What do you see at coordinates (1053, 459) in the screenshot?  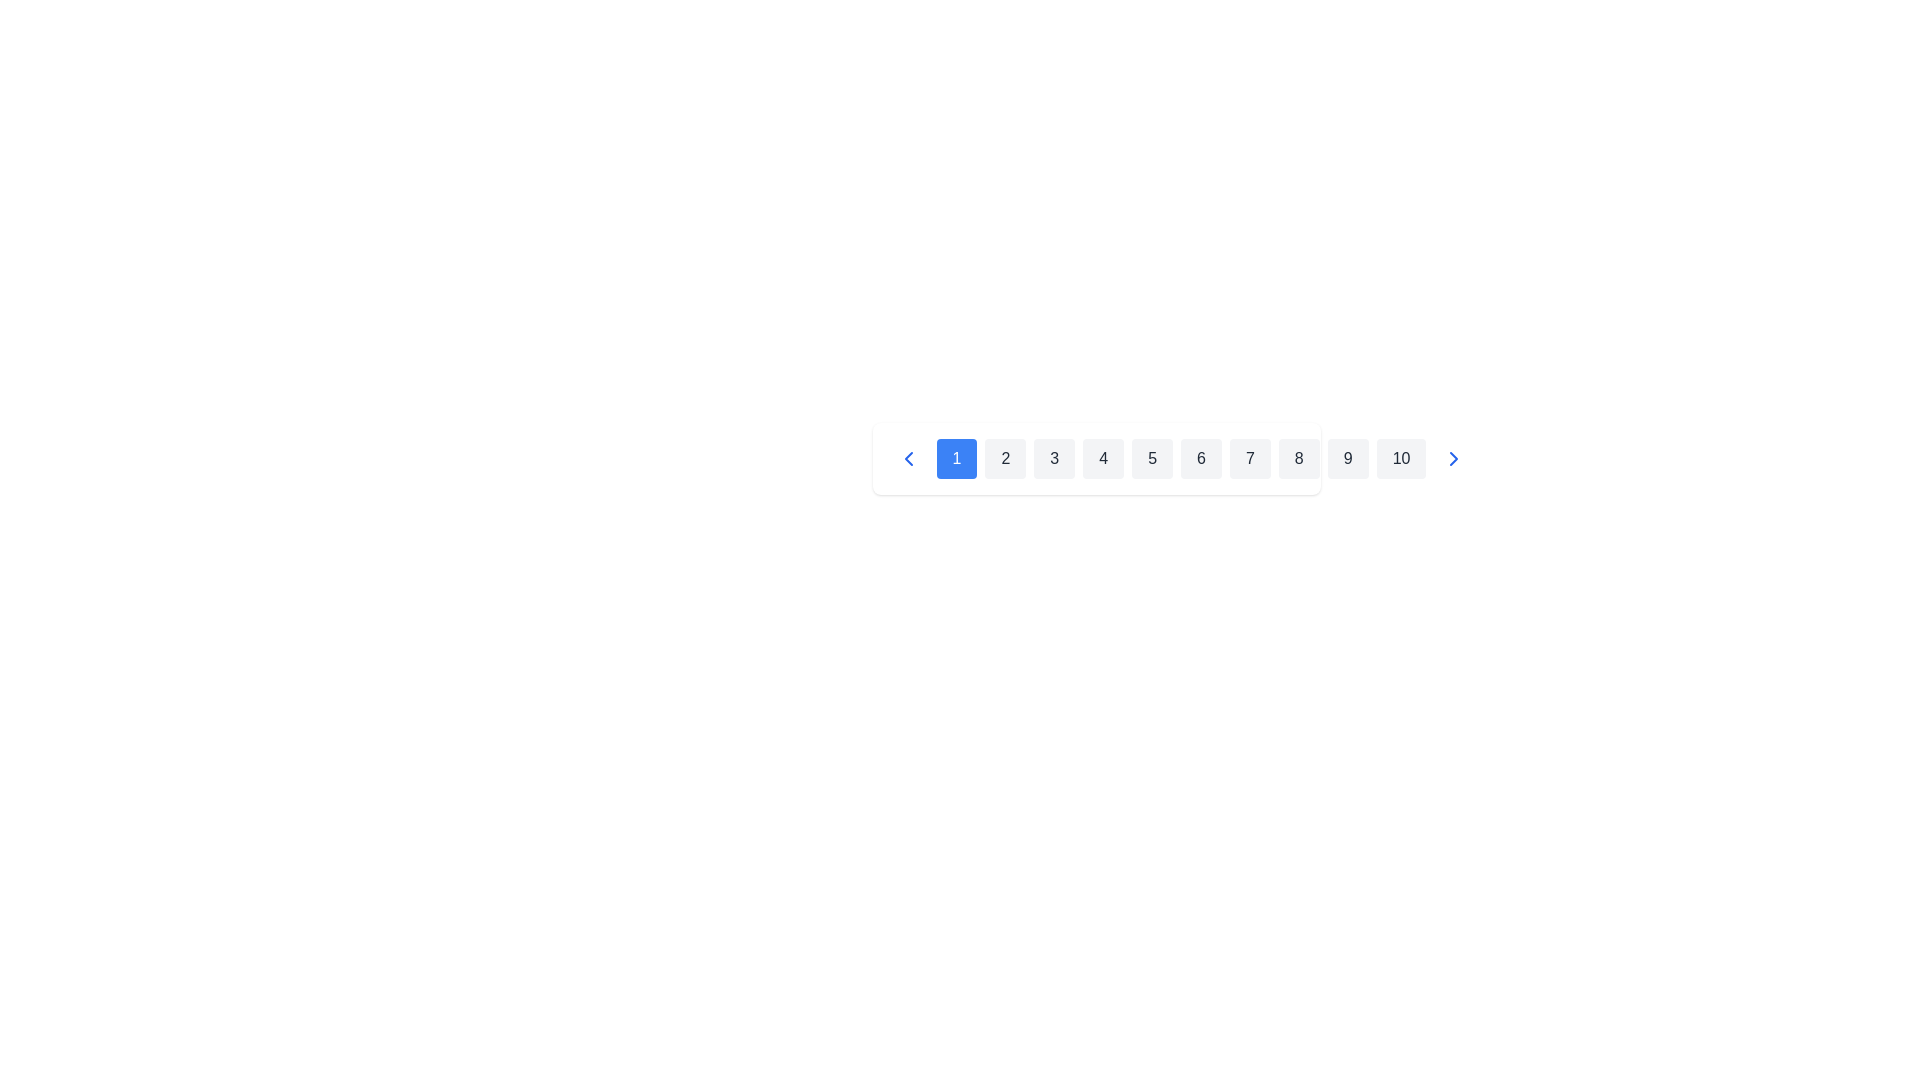 I see `the third button in the pagination bar to trigger a color change` at bounding box center [1053, 459].